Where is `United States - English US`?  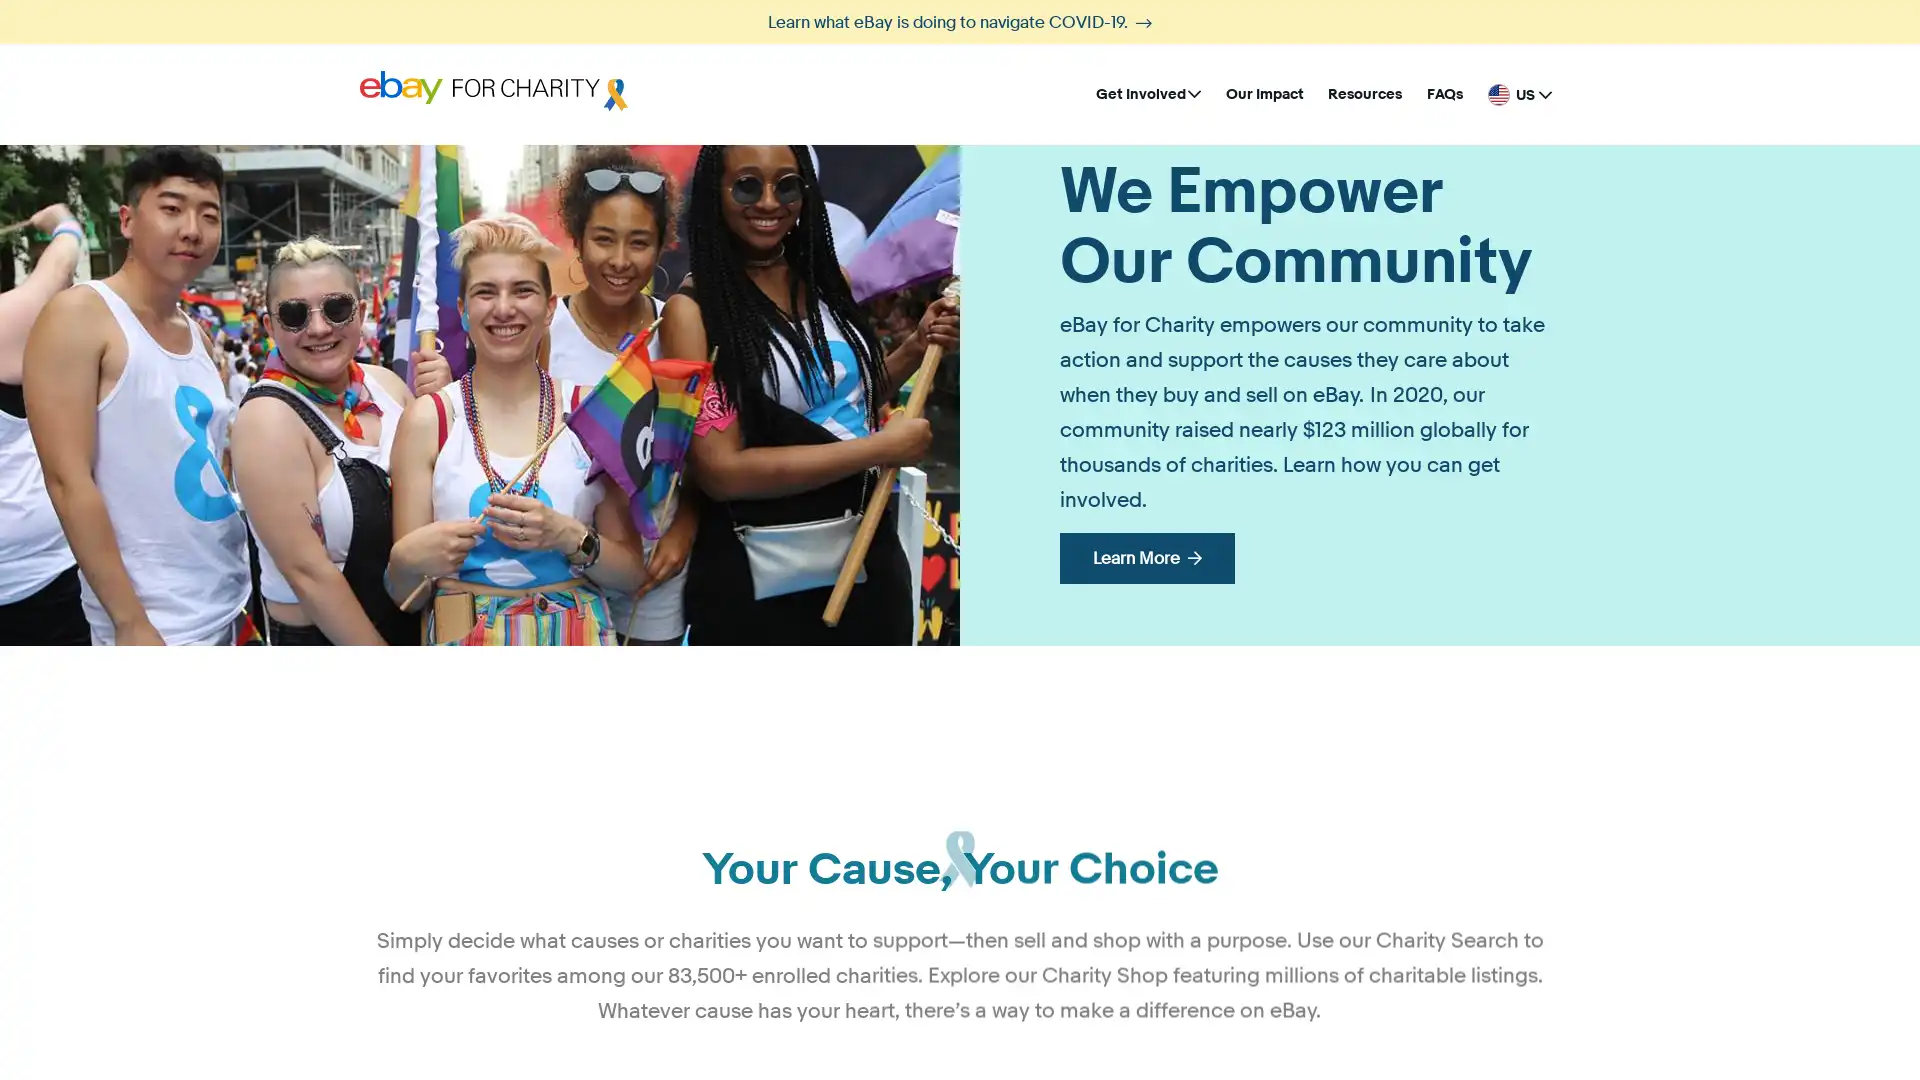 United States - English US is located at coordinates (1518, 93).